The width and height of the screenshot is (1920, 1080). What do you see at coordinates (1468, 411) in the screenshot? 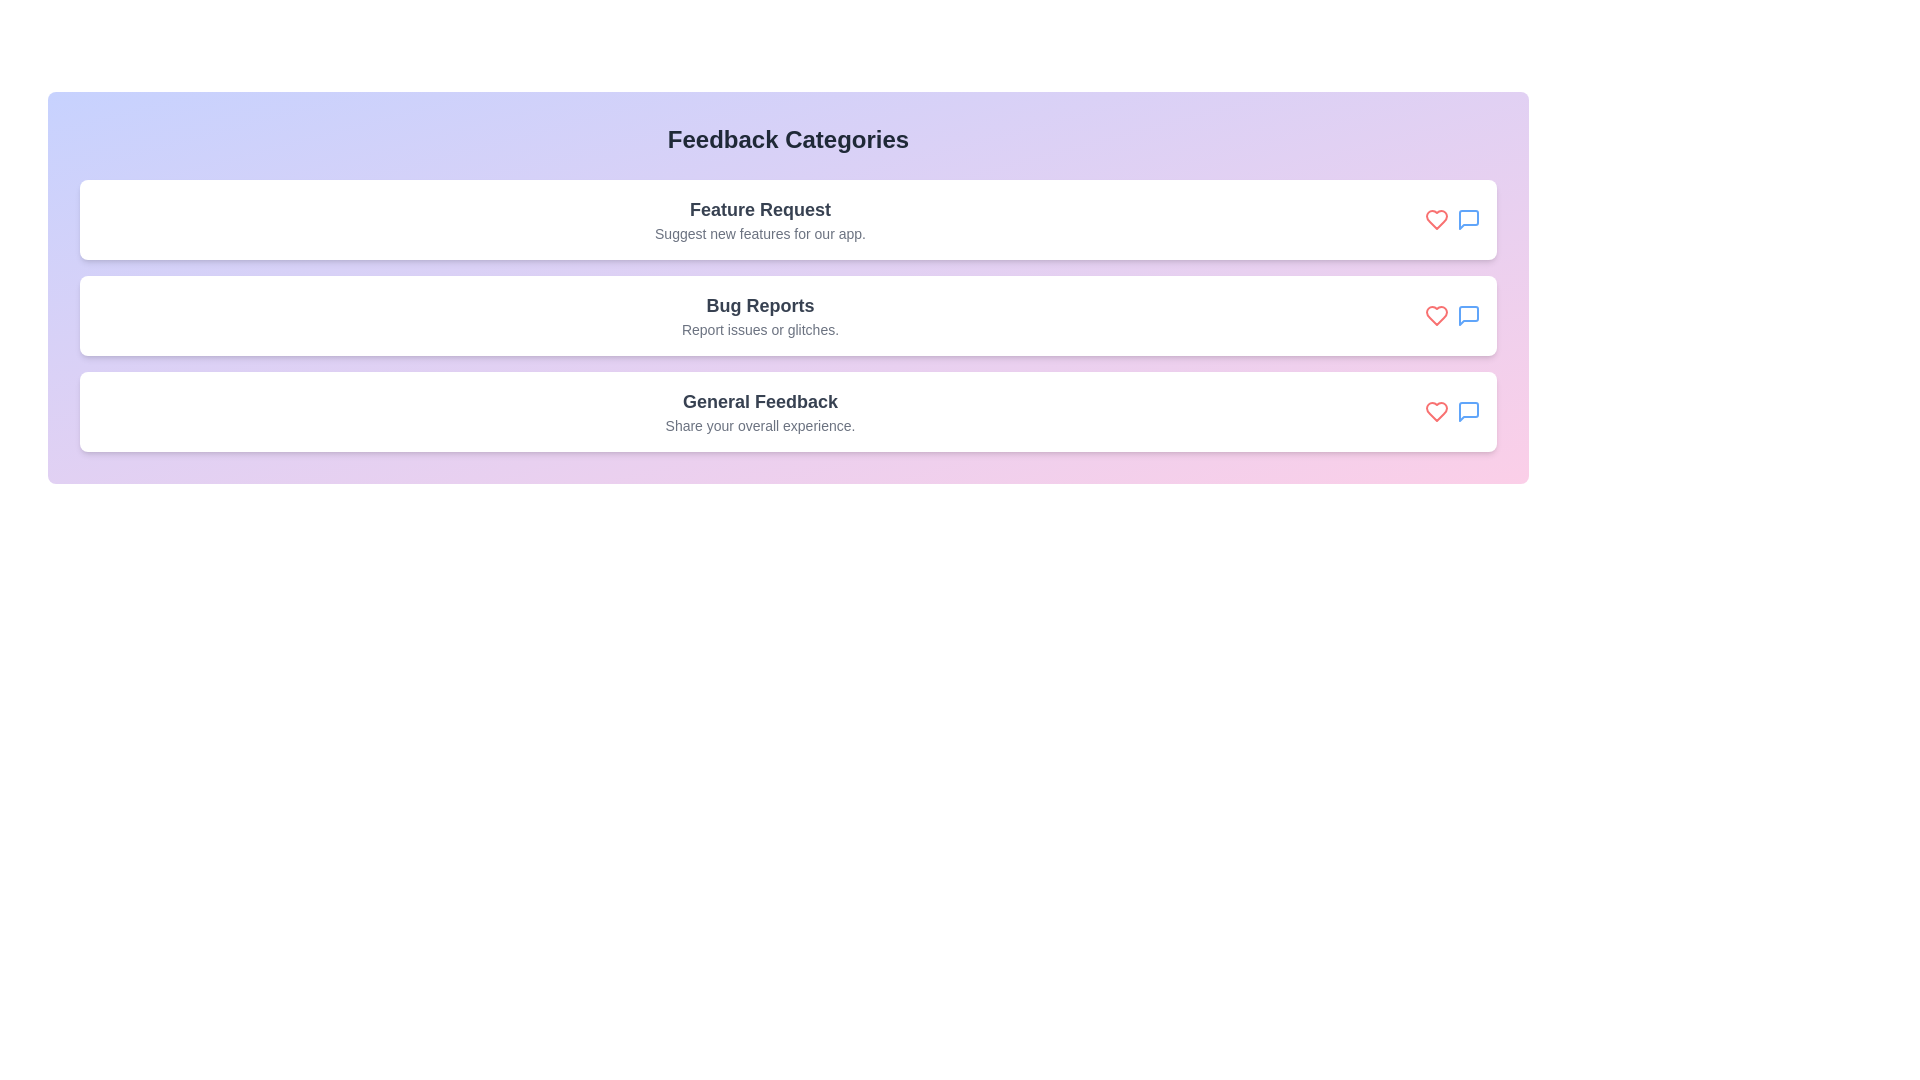
I see `the comment icon for the feedback category General Feedback` at bounding box center [1468, 411].